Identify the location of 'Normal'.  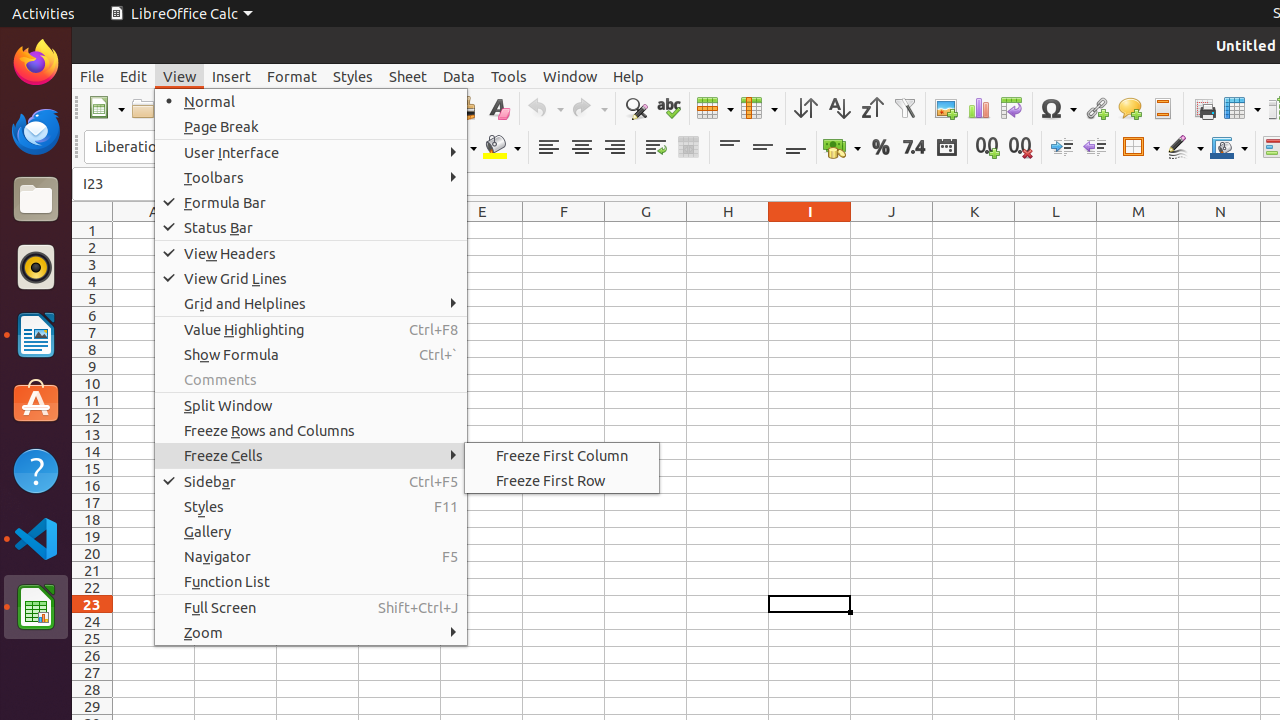
(310, 101).